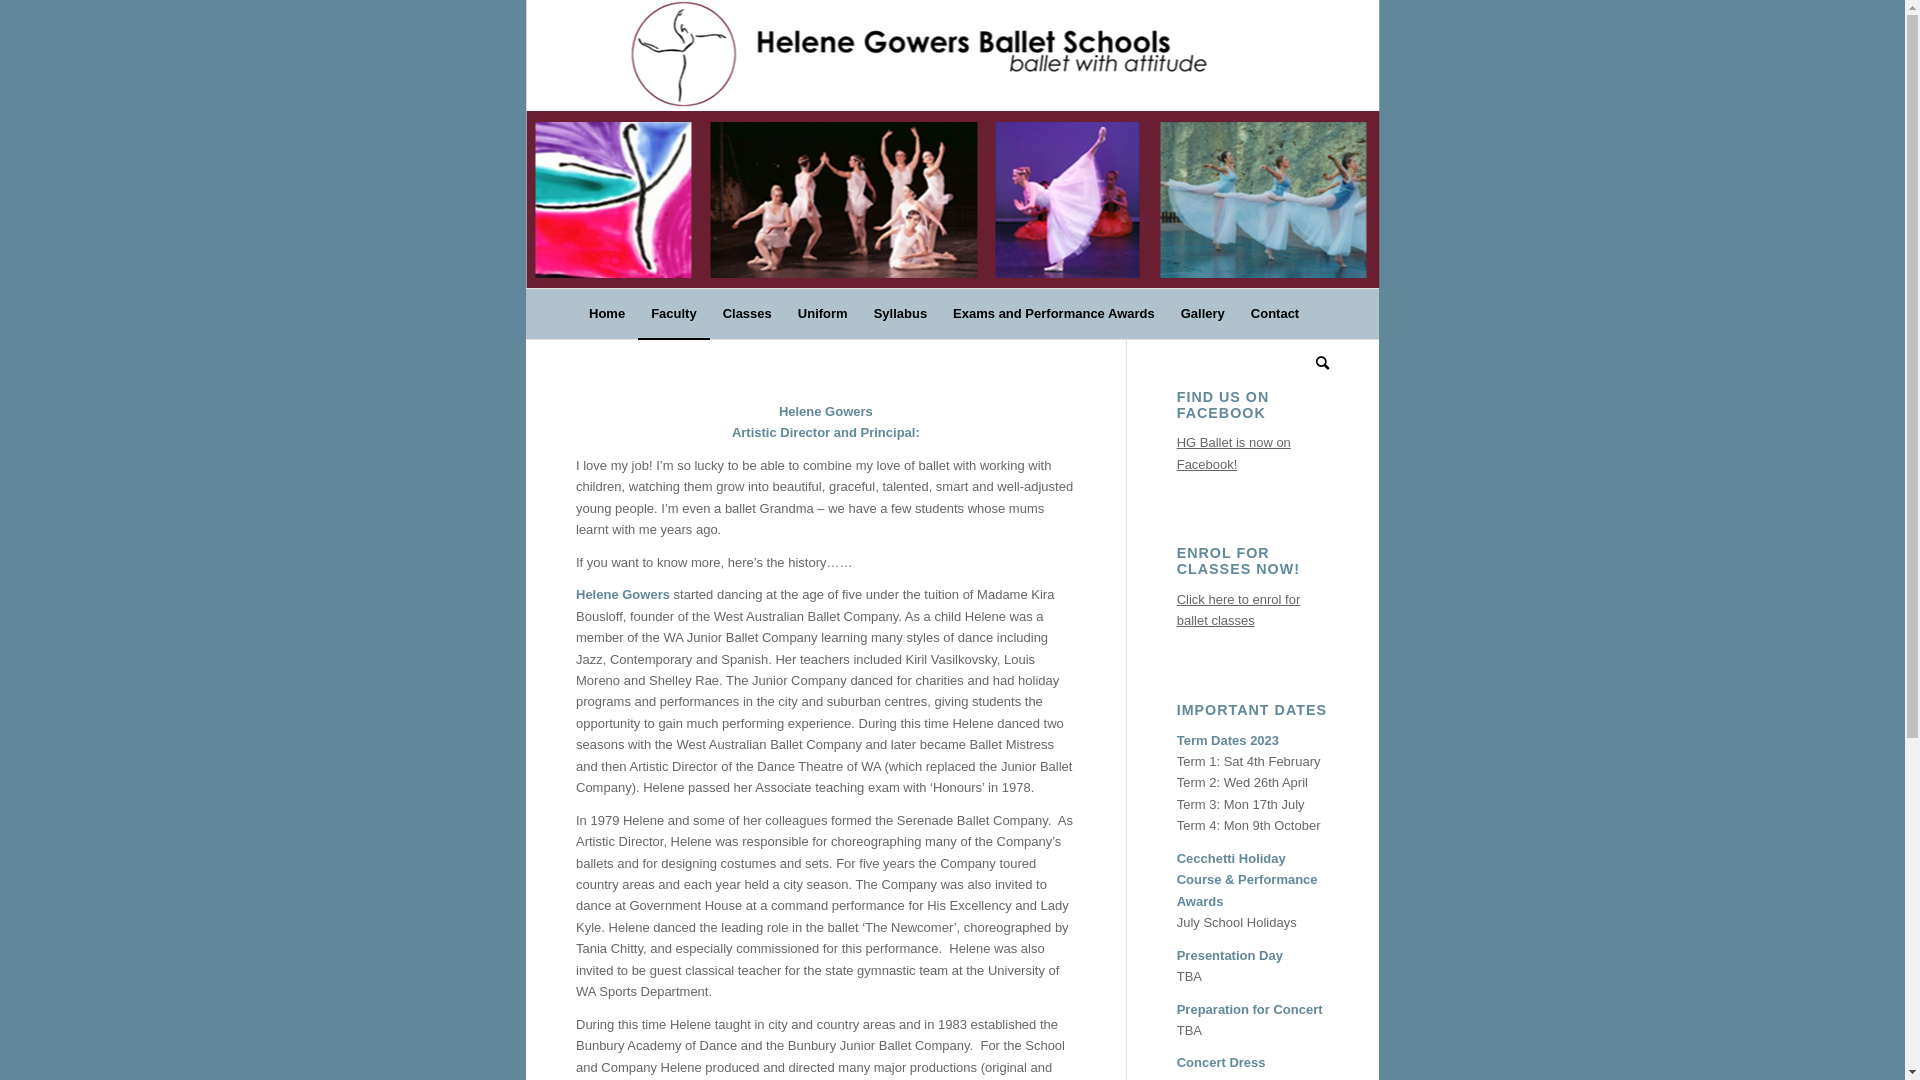 The width and height of the screenshot is (1920, 1080). I want to click on 'Home', so click(605, 313).